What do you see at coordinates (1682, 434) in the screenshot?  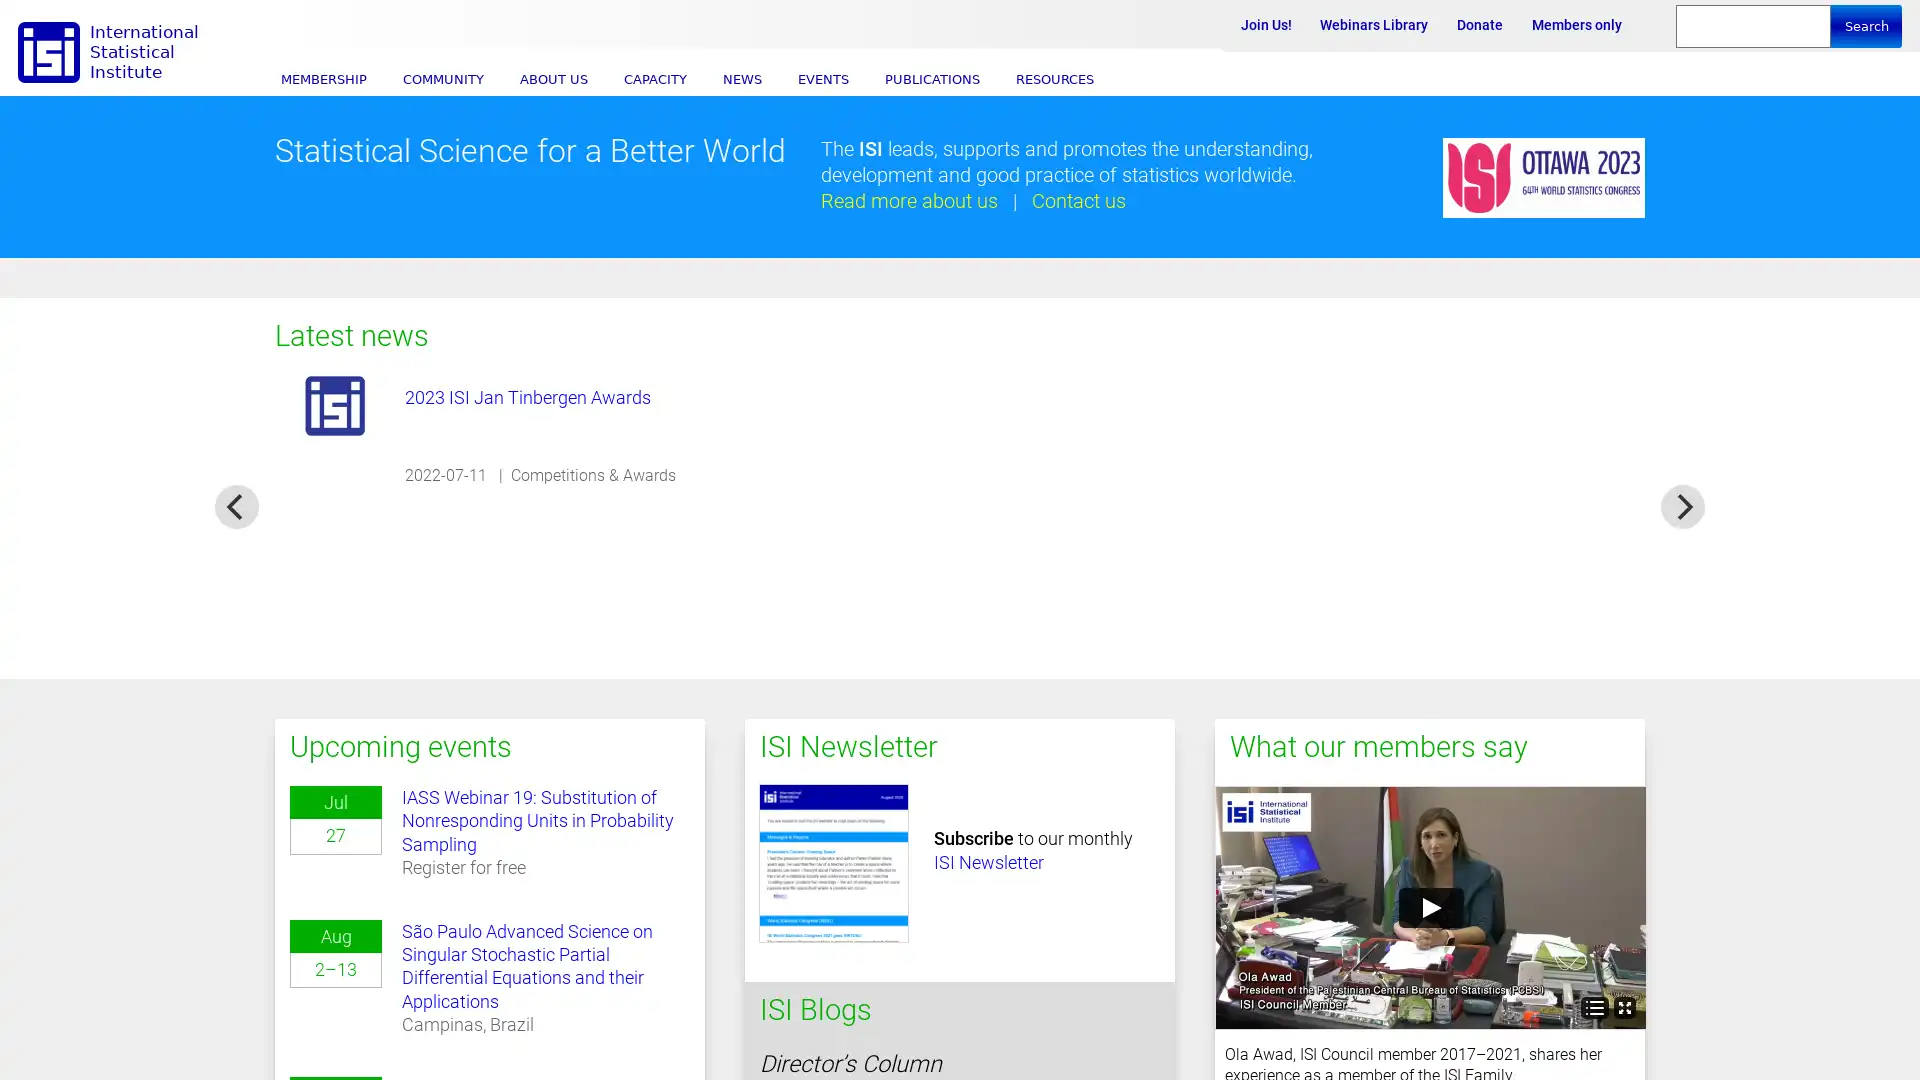 I see `next` at bounding box center [1682, 434].